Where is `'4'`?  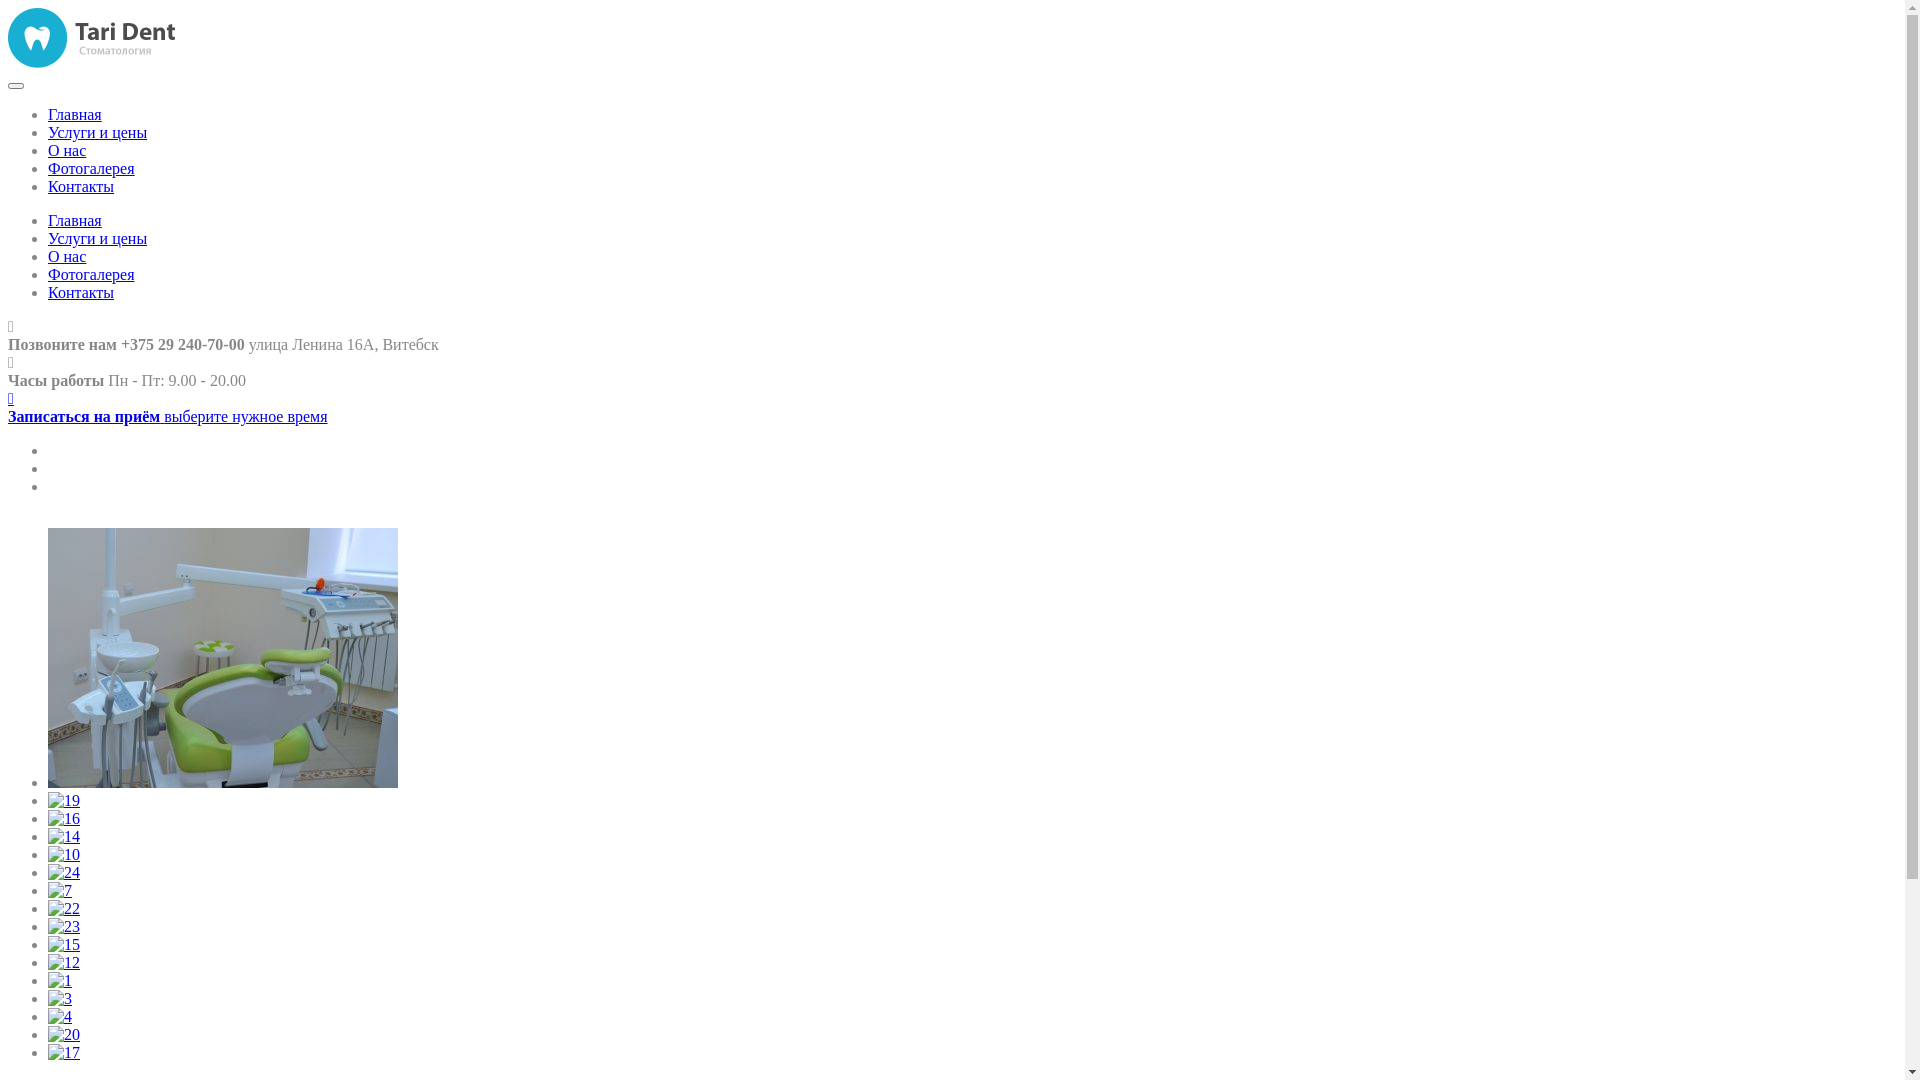 '4' is located at coordinates (59, 1017).